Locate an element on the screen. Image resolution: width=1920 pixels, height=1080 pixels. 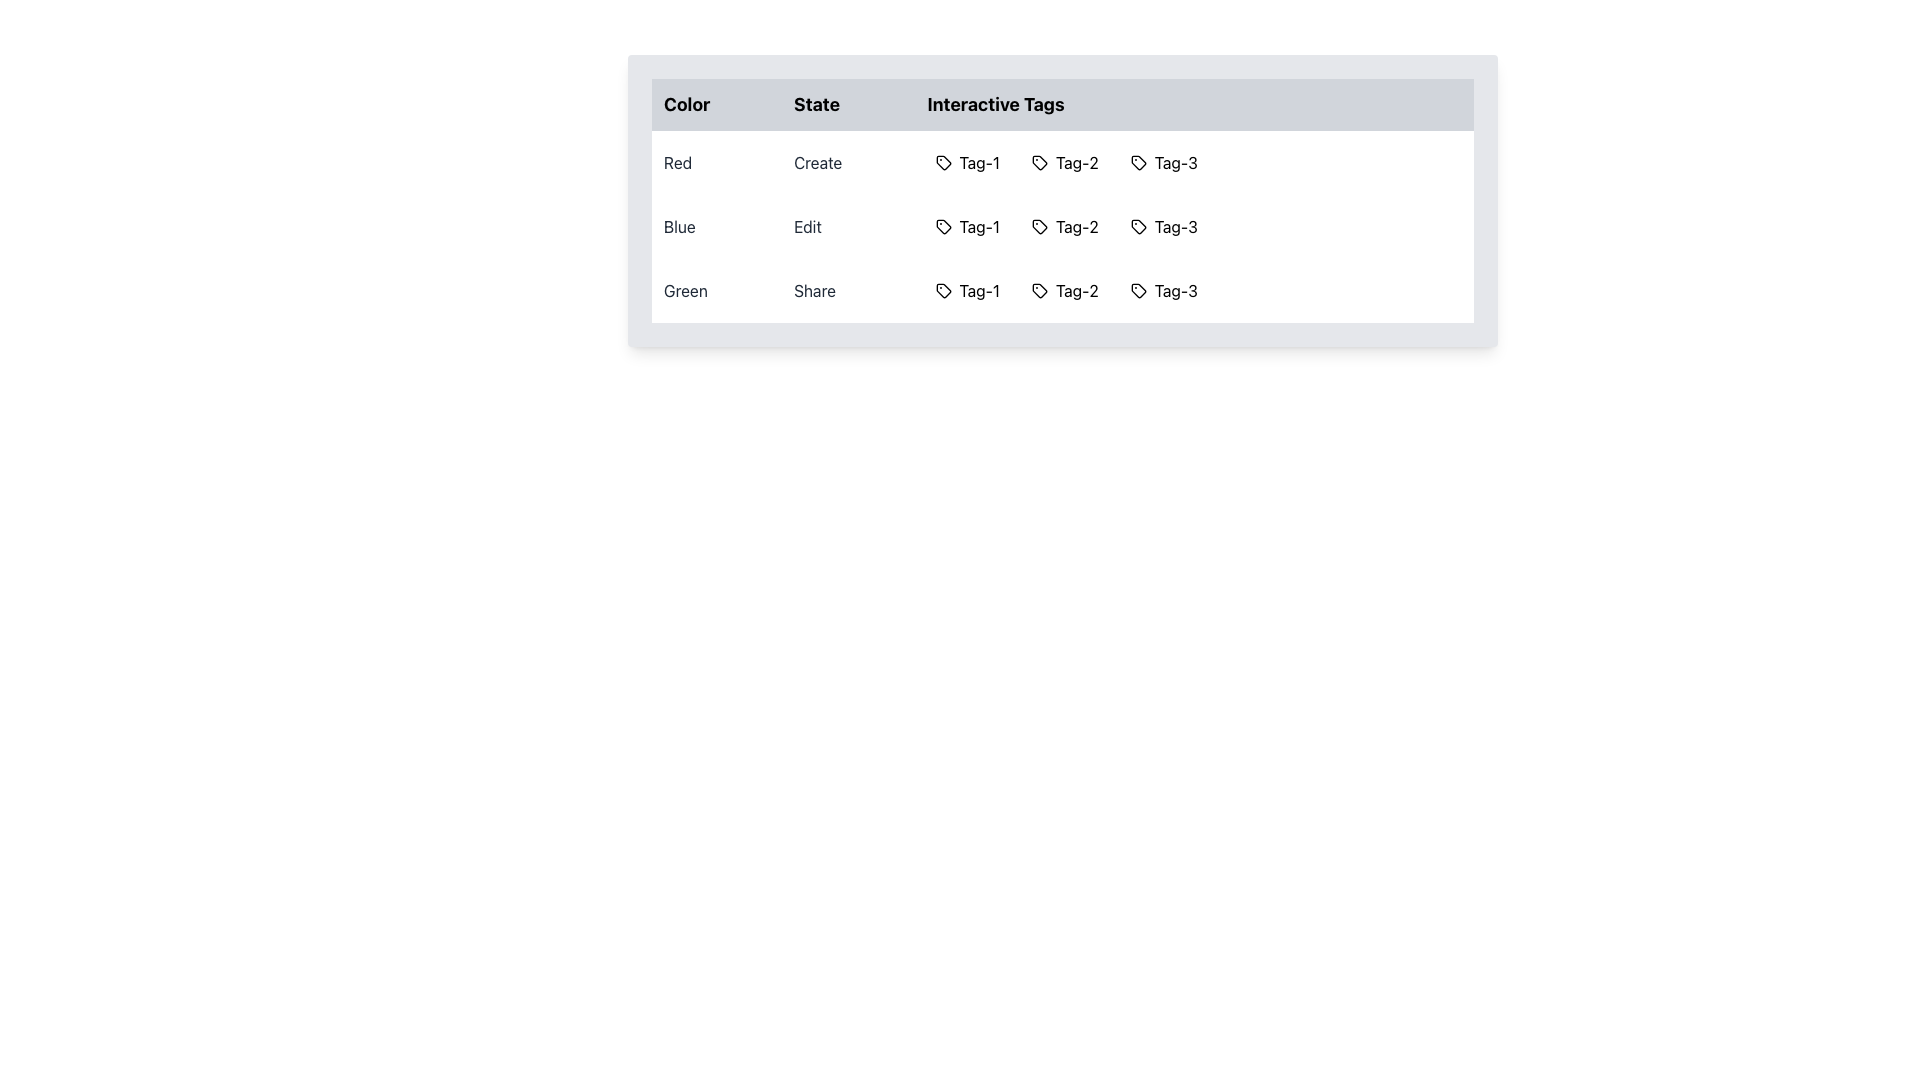
last row of the table that displays elements associated with the 'Green Share' action, located below the 'Red Create' and 'Blue Edit' rows is located at coordinates (1061, 290).